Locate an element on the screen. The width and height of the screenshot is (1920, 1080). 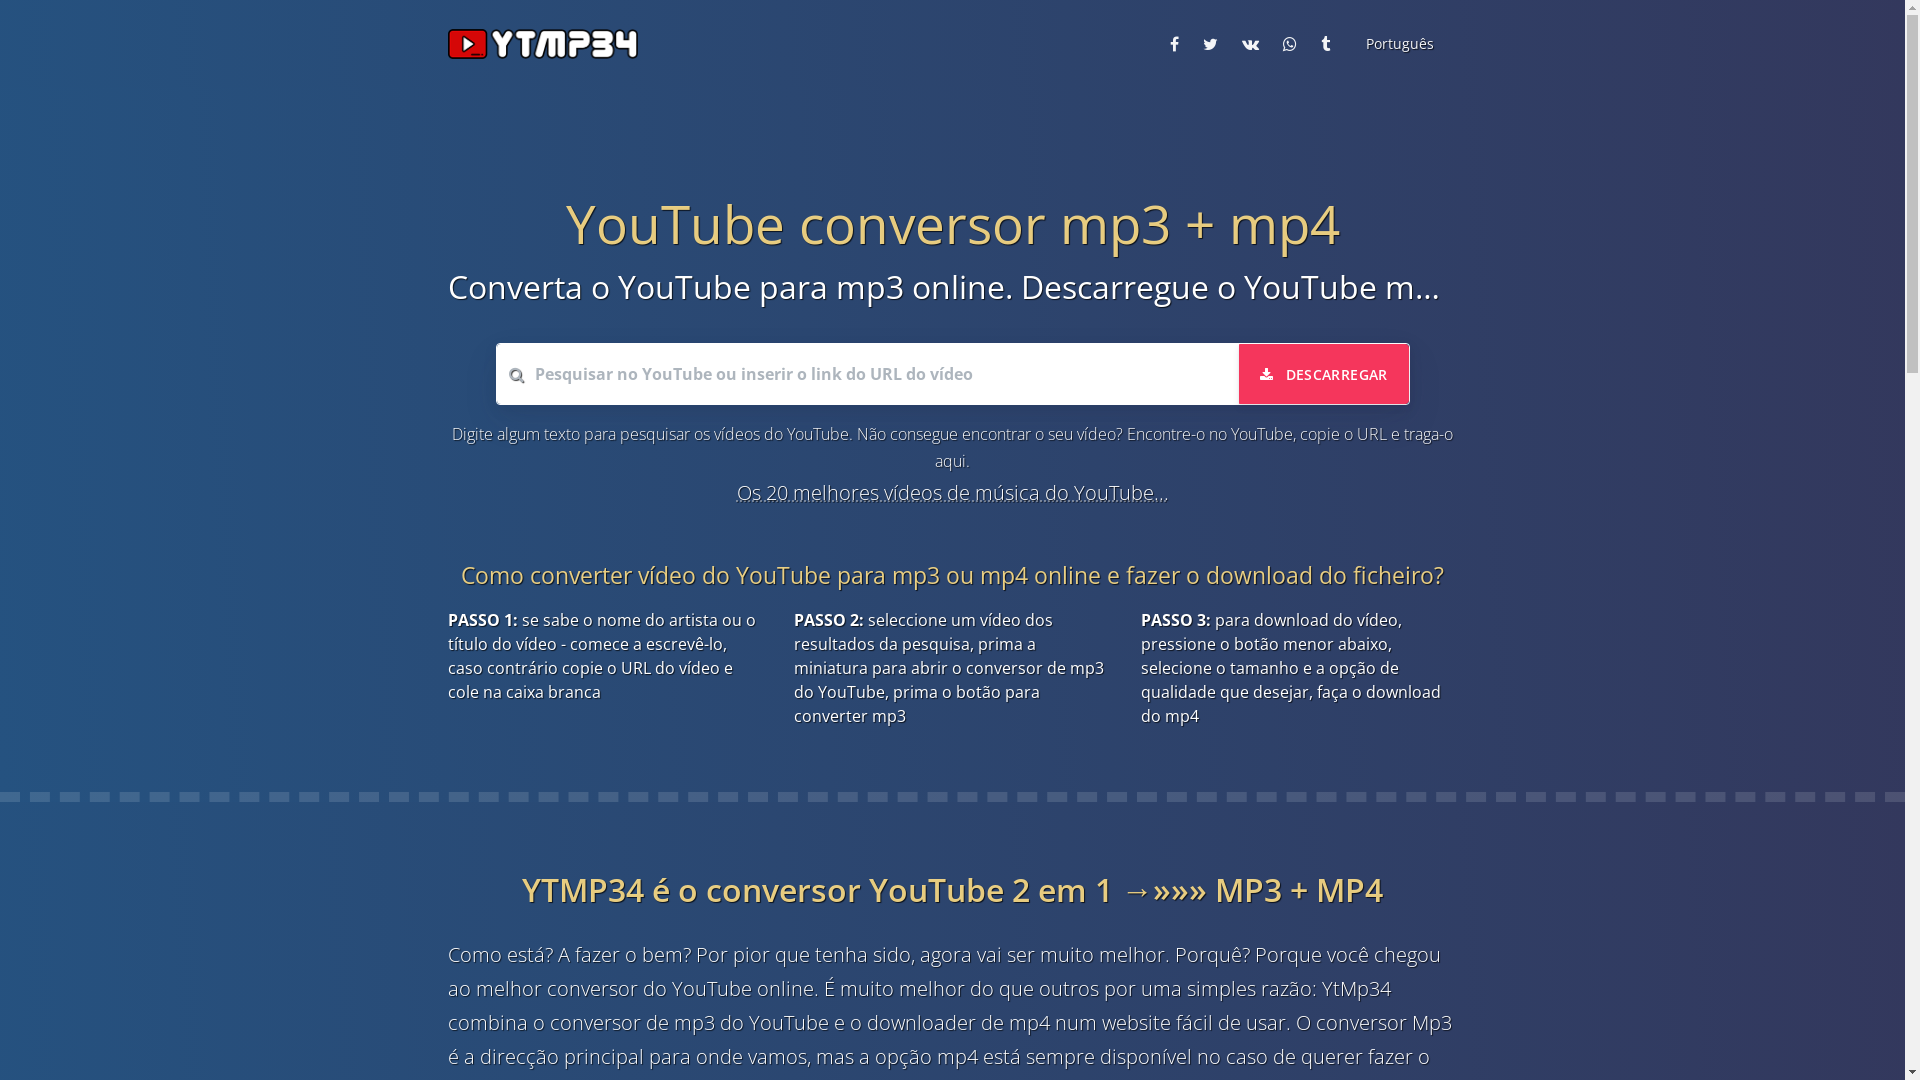
'Compartilhar em Whatsapp' is located at coordinates (1272, 43).